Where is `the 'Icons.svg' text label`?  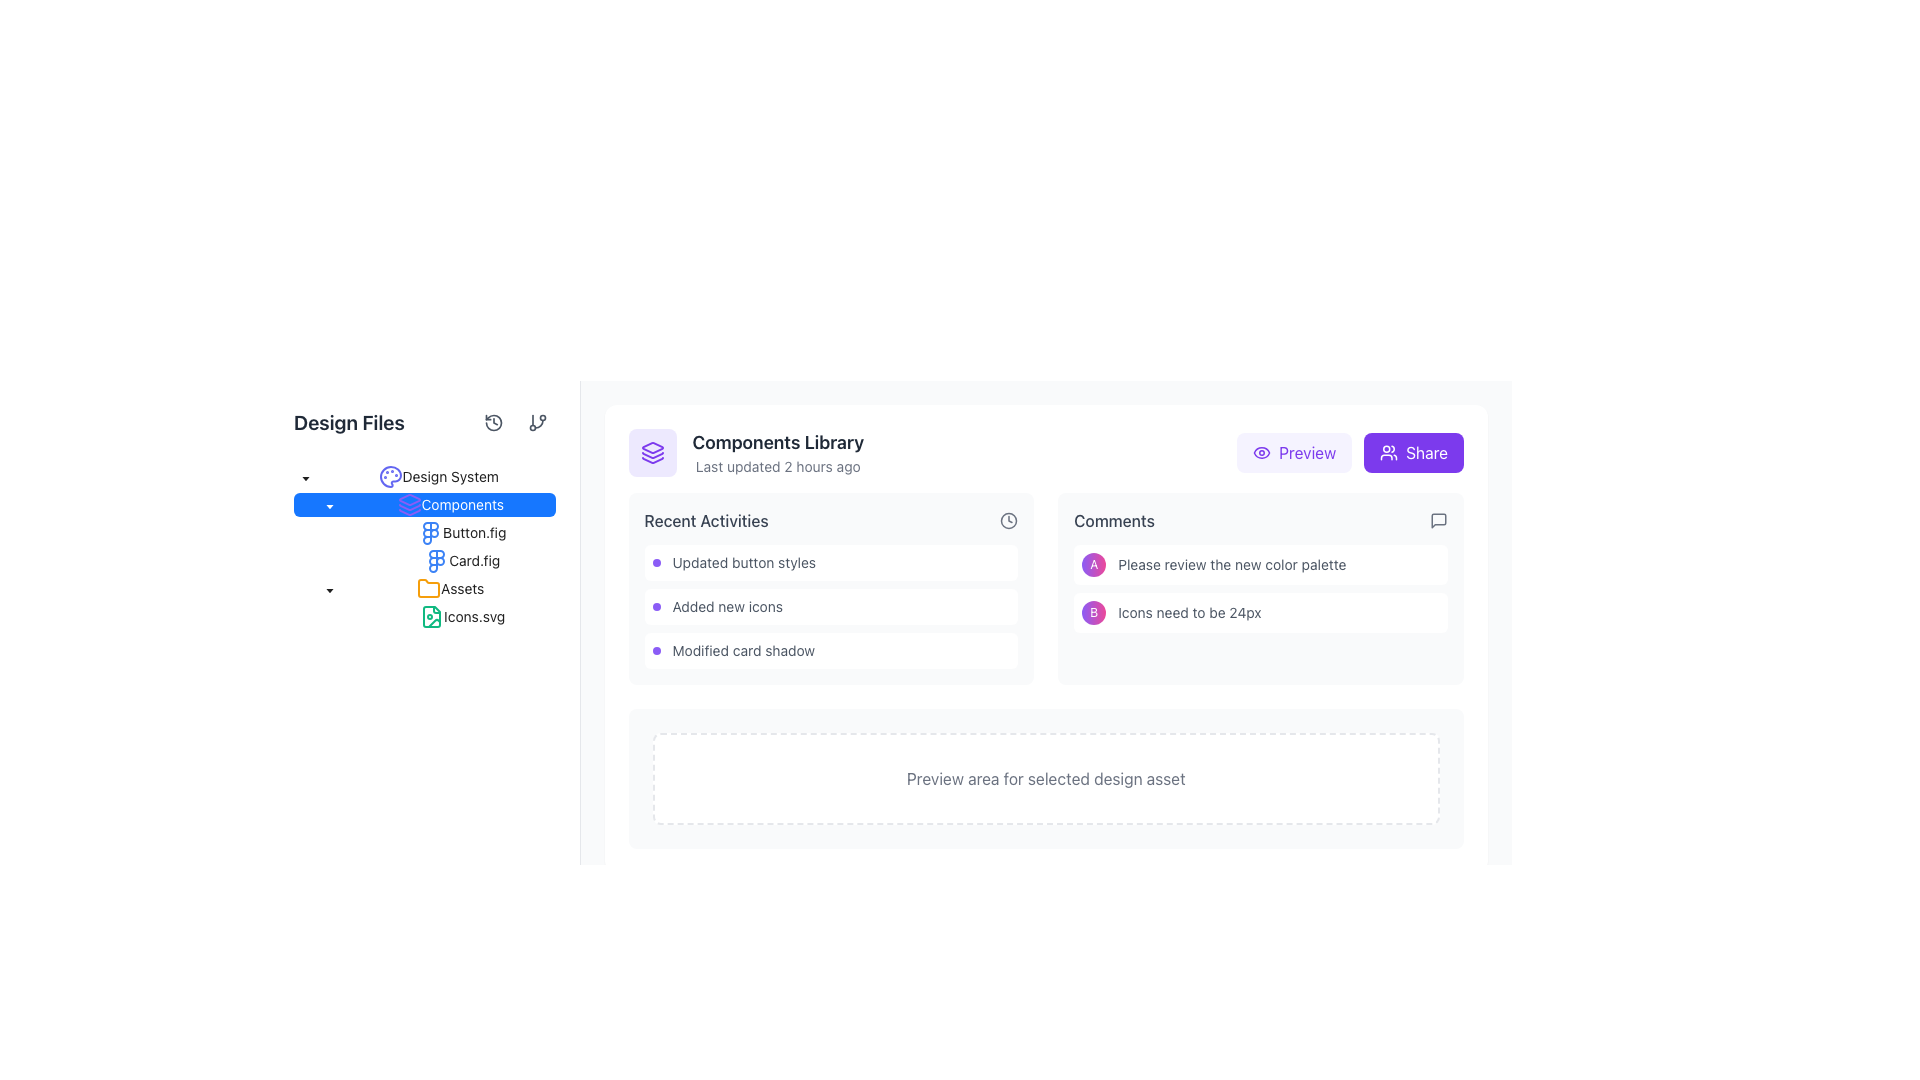 the 'Icons.svg' text label is located at coordinates (473, 615).